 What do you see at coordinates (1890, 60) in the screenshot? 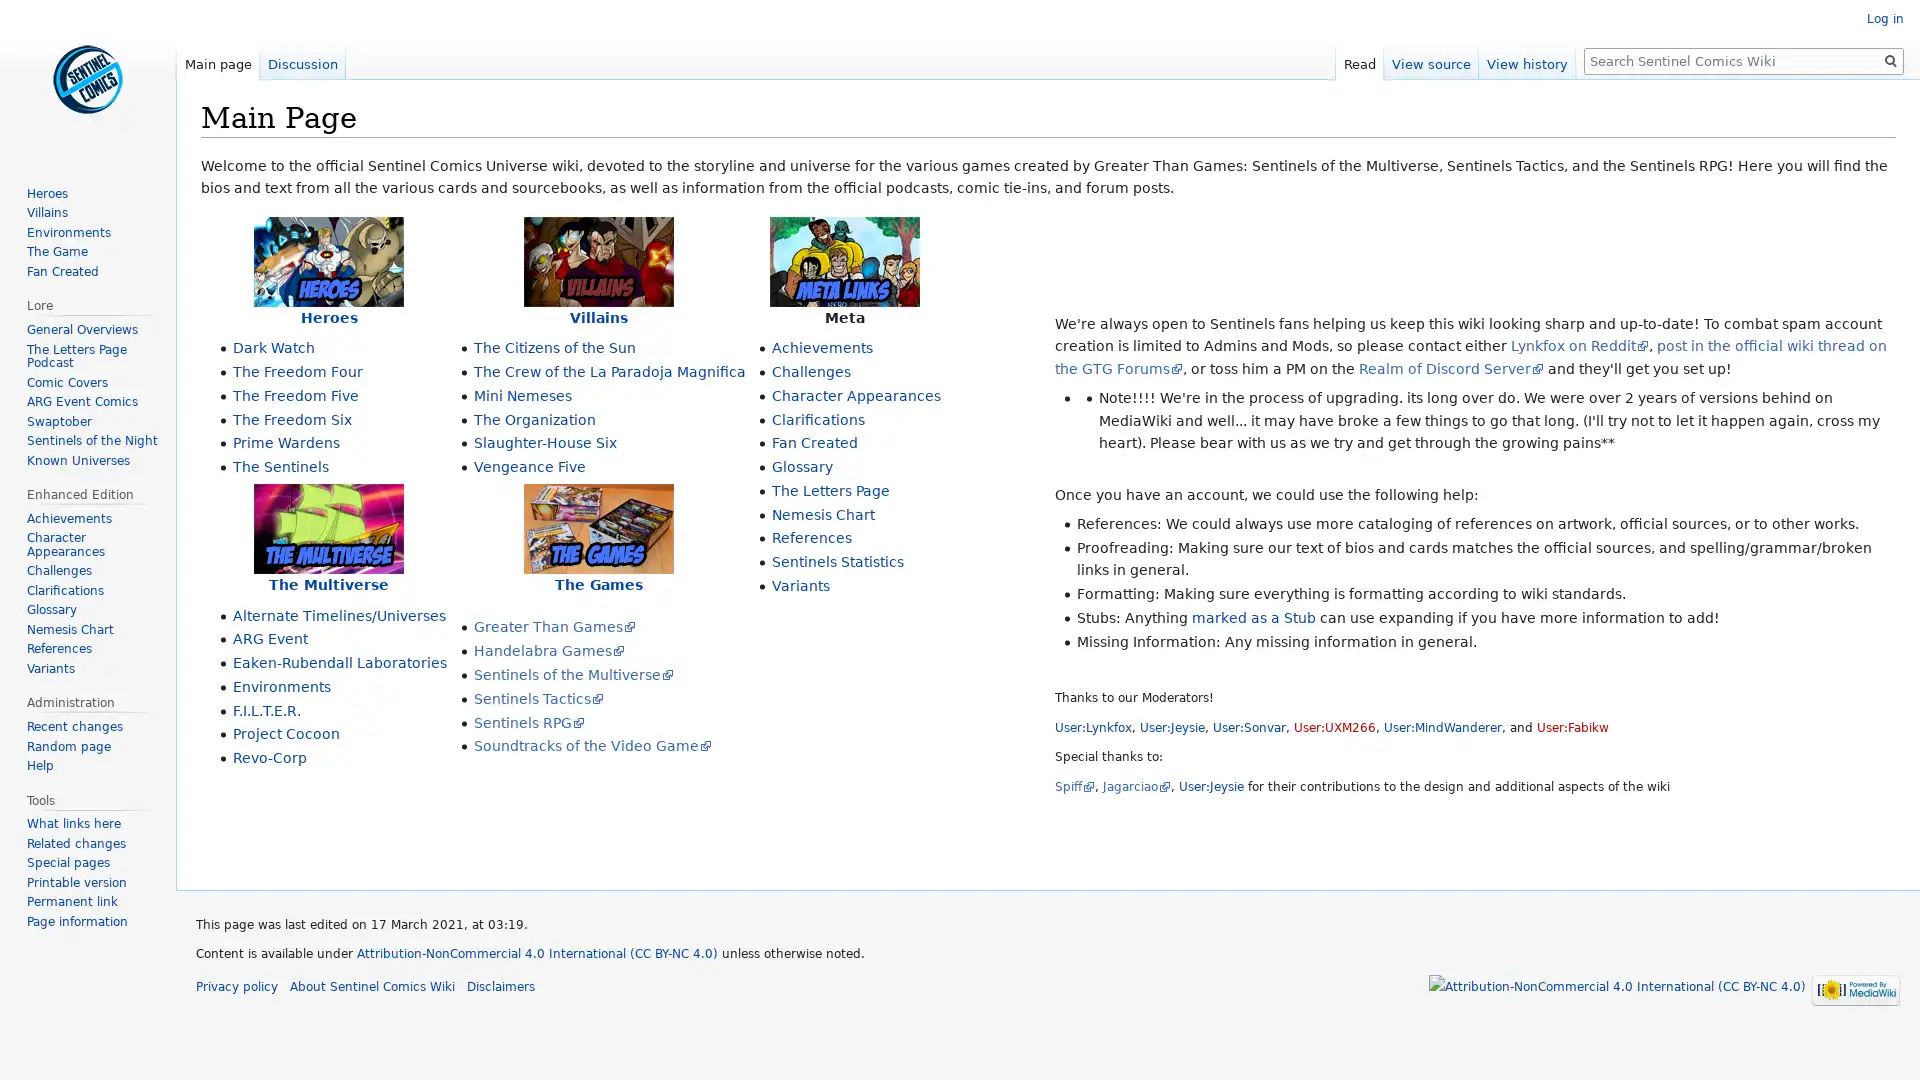
I see `Go` at bounding box center [1890, 60].